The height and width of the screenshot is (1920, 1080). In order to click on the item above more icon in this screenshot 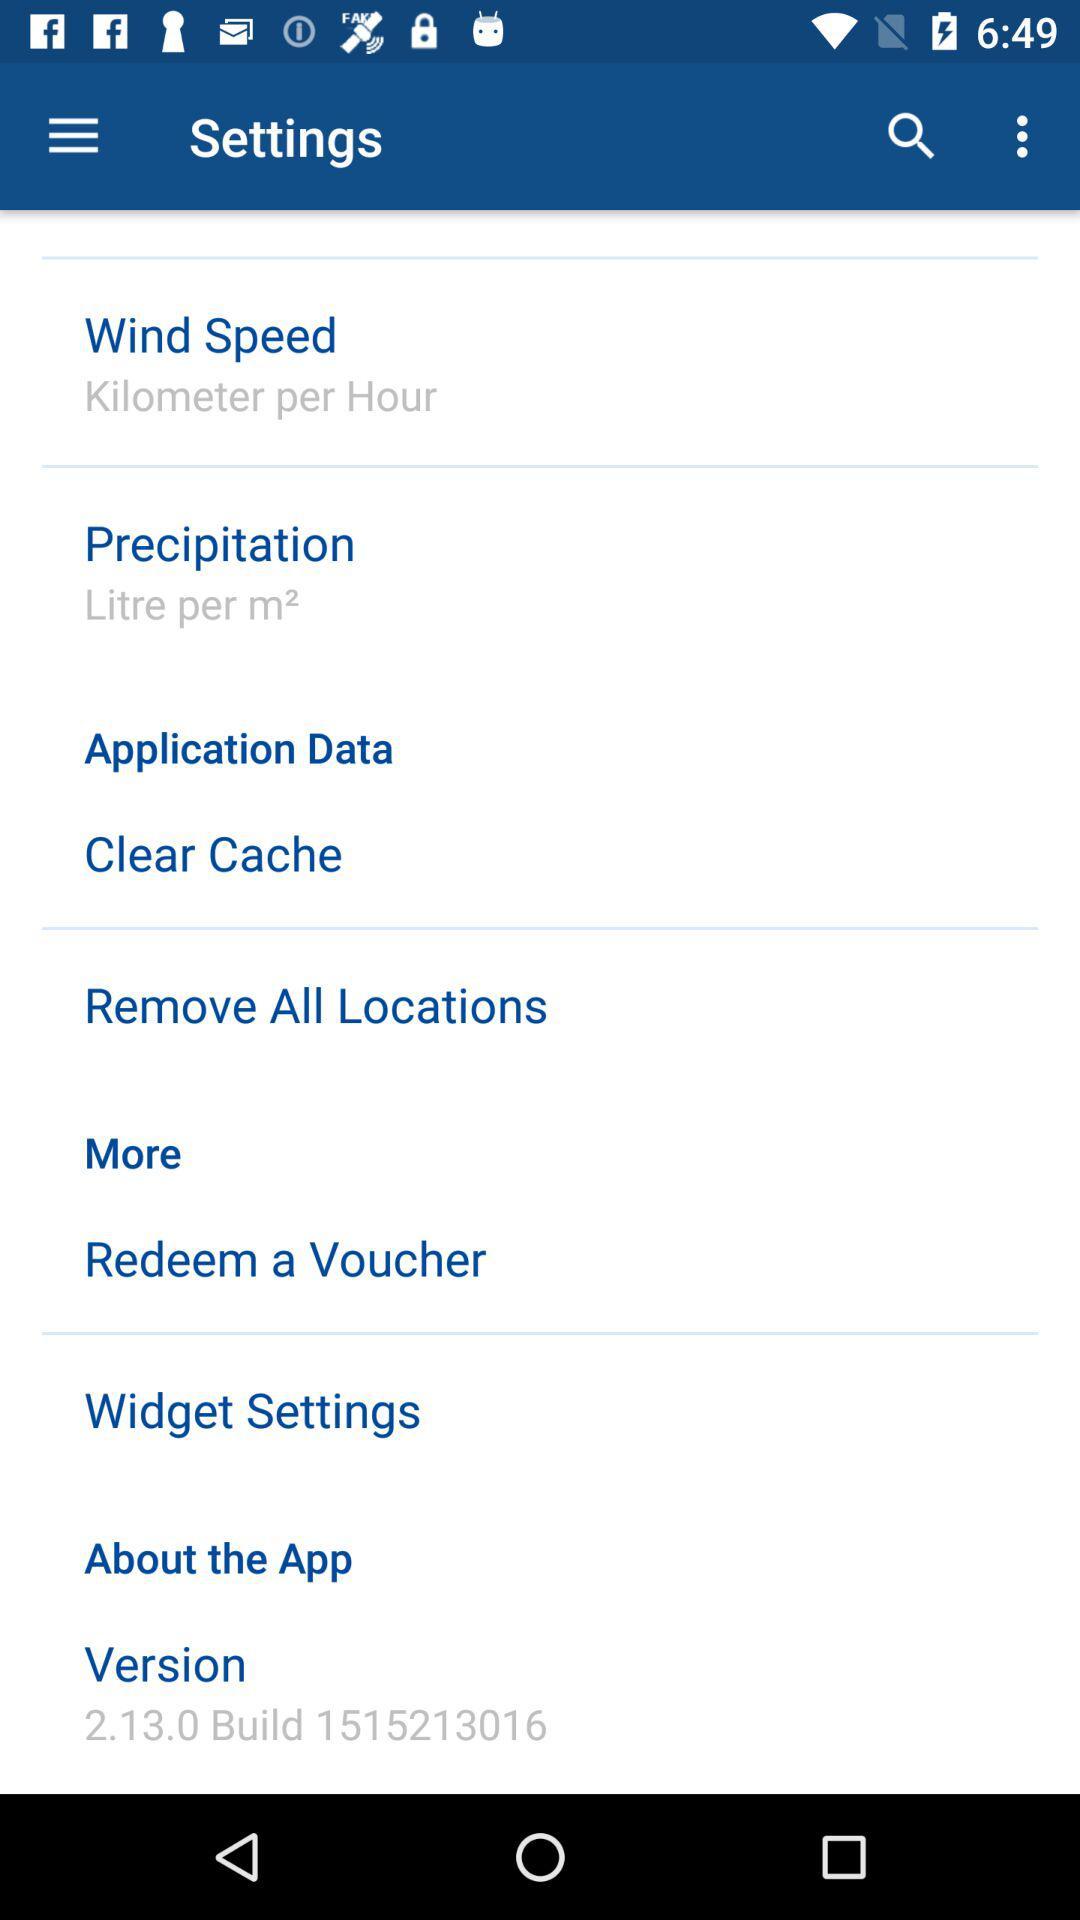, I will do `click(315, 1004)`.